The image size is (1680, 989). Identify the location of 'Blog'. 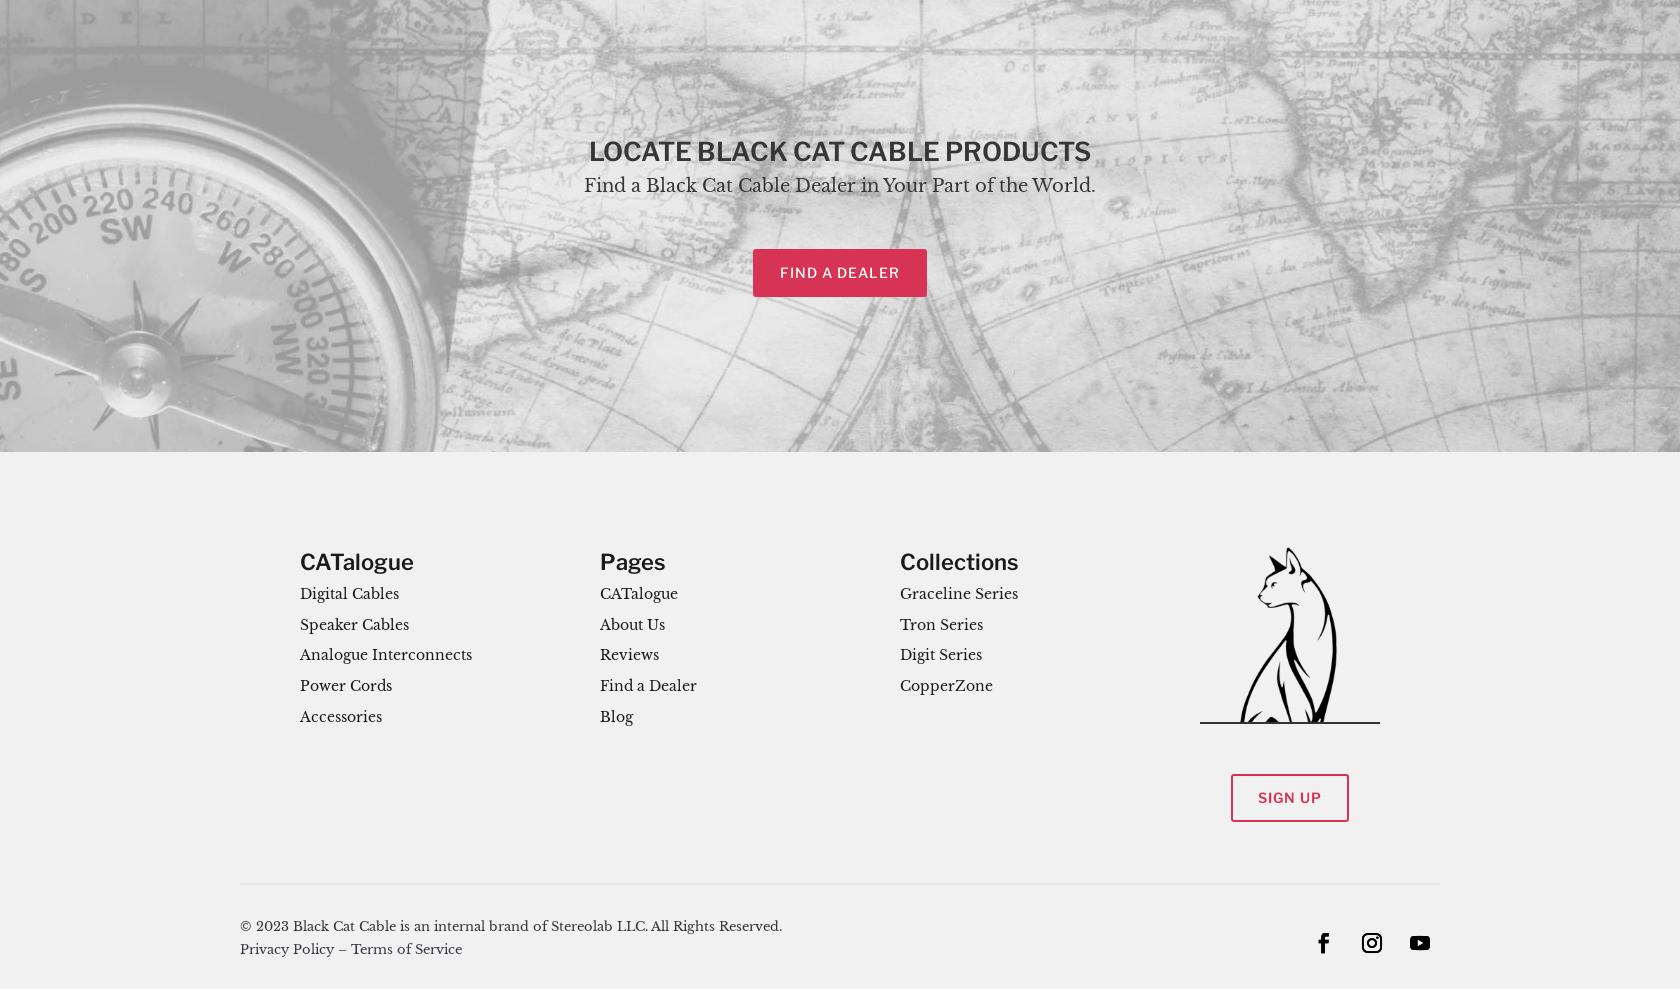
(616, 717).